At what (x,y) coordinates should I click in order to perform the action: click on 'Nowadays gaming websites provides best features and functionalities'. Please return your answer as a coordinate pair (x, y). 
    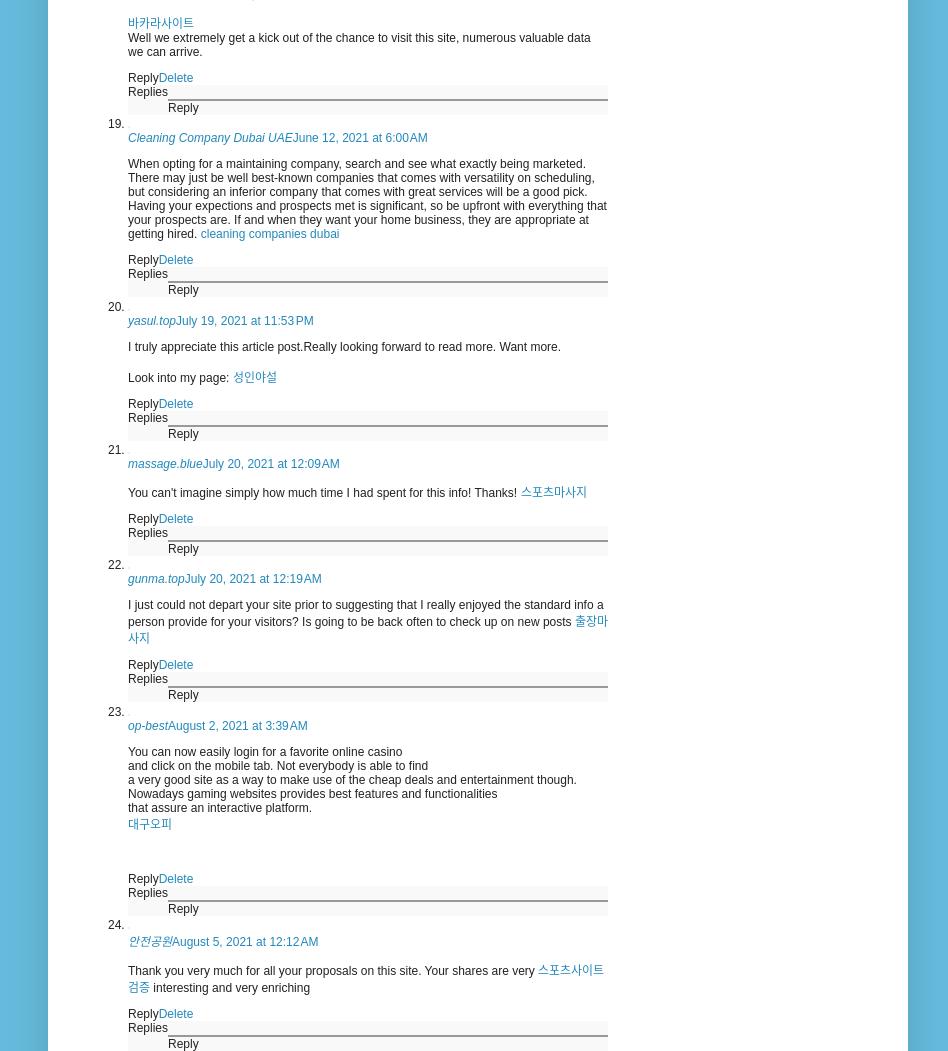
    Looking at the image, I should click on (312, 791).